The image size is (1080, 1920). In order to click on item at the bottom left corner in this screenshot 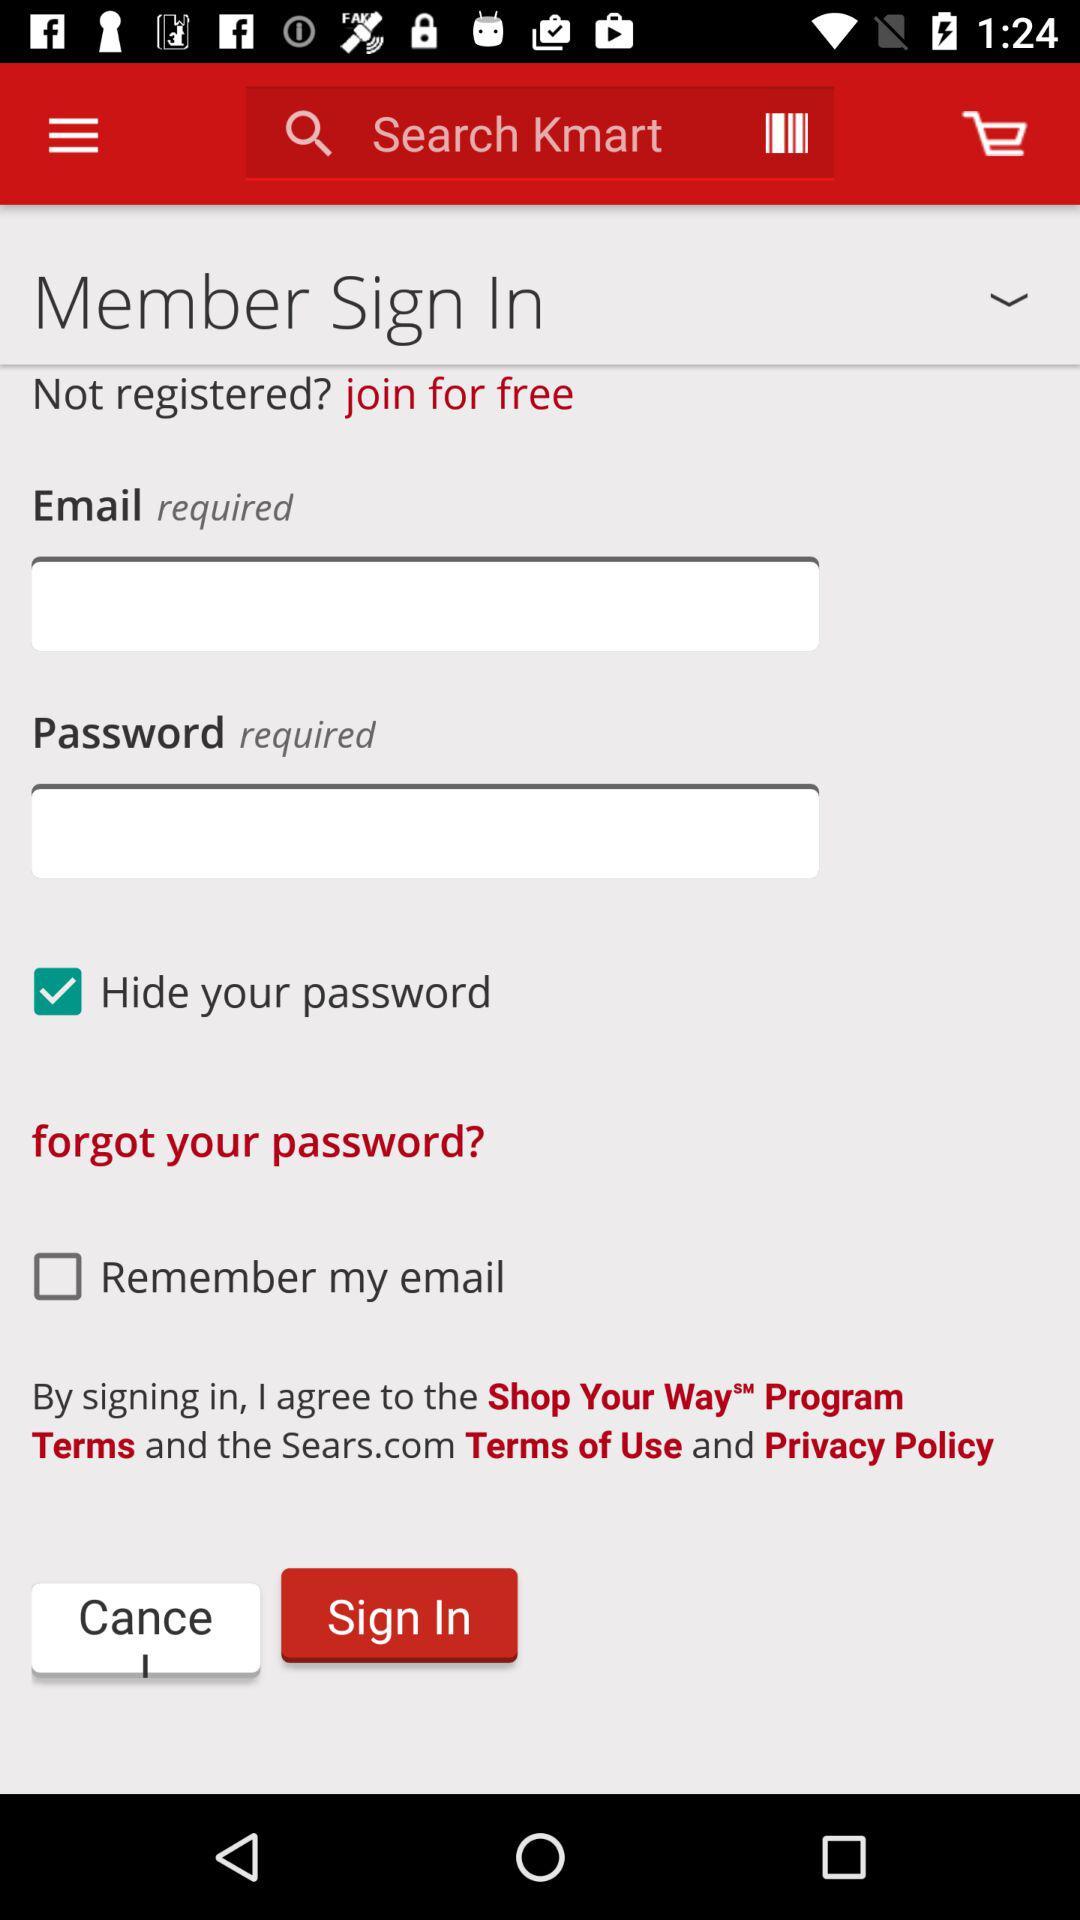, I will do `click(144, 1630)`.